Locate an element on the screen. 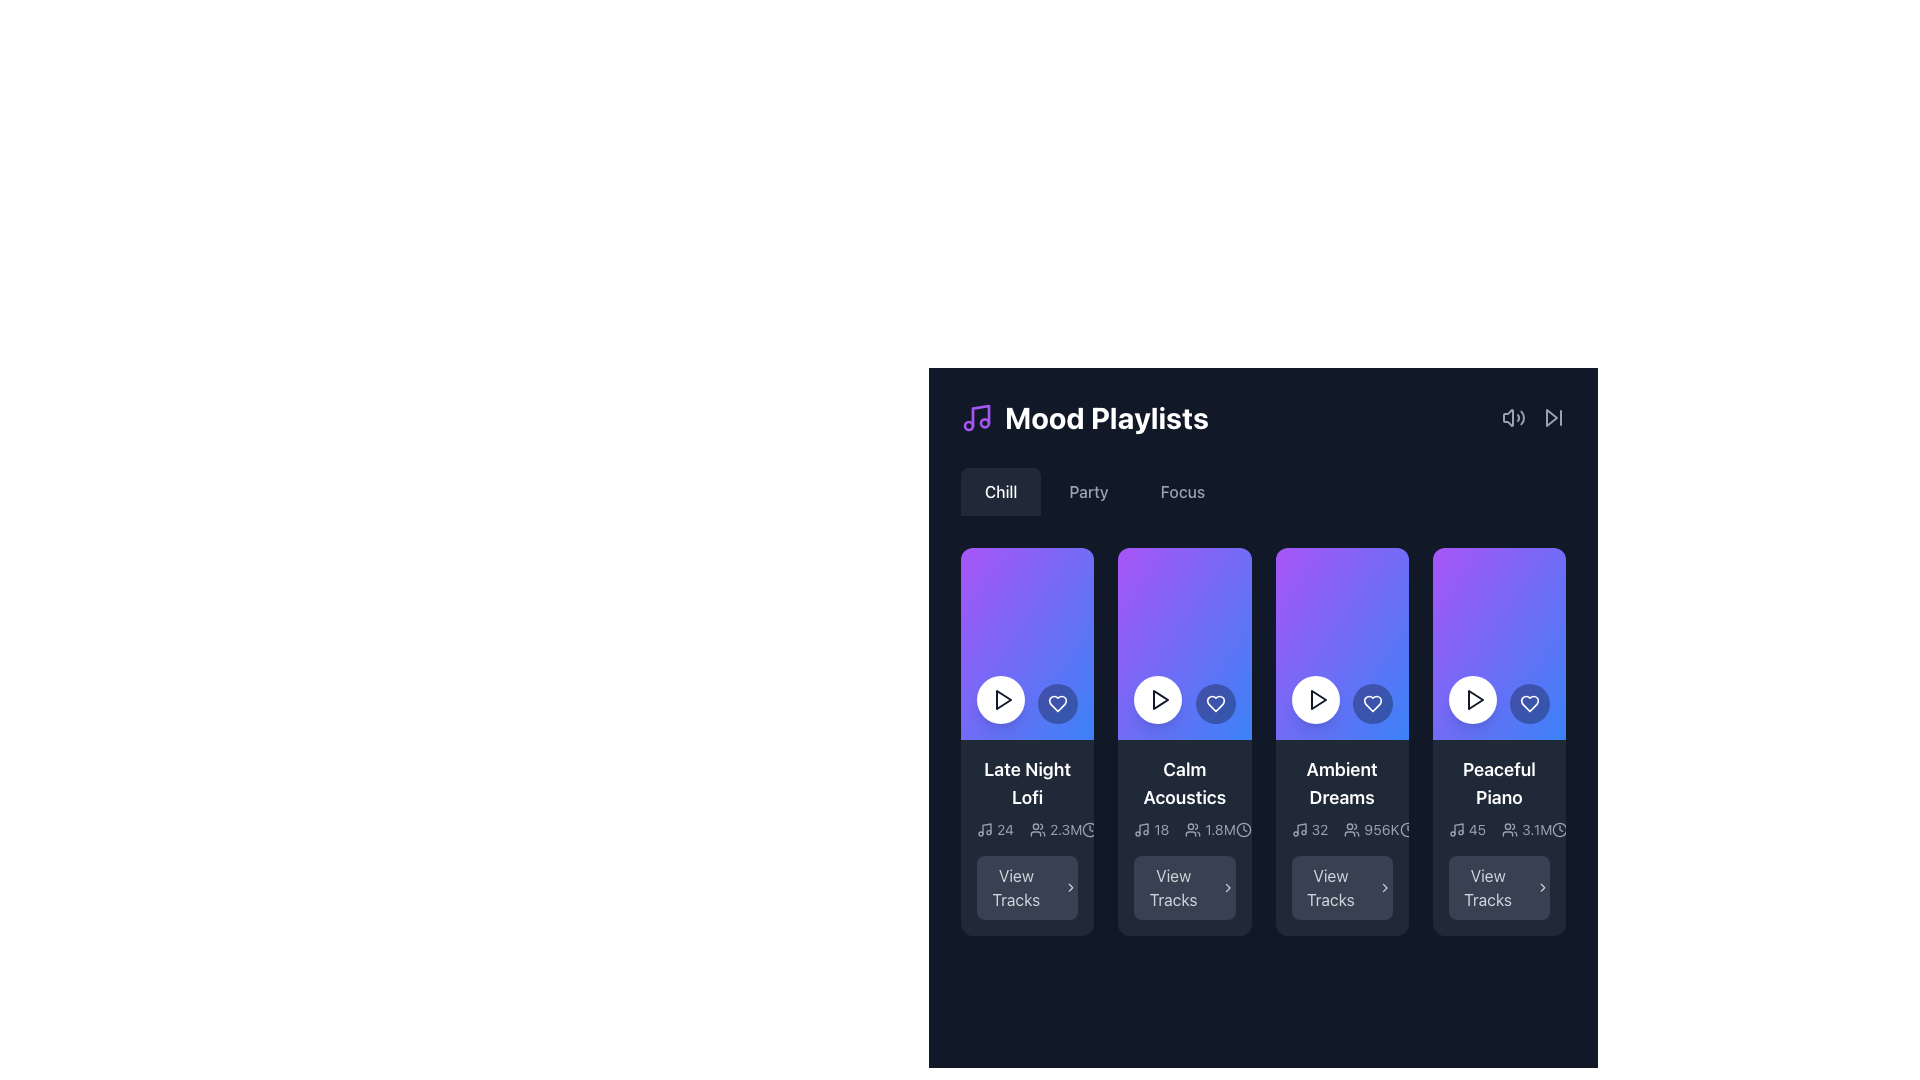  the user-related information icon located in the bottom section of the 'Peaceful Piano' card, positioned to the left of the text '3.1M' is located at coordinates (1510, 829).